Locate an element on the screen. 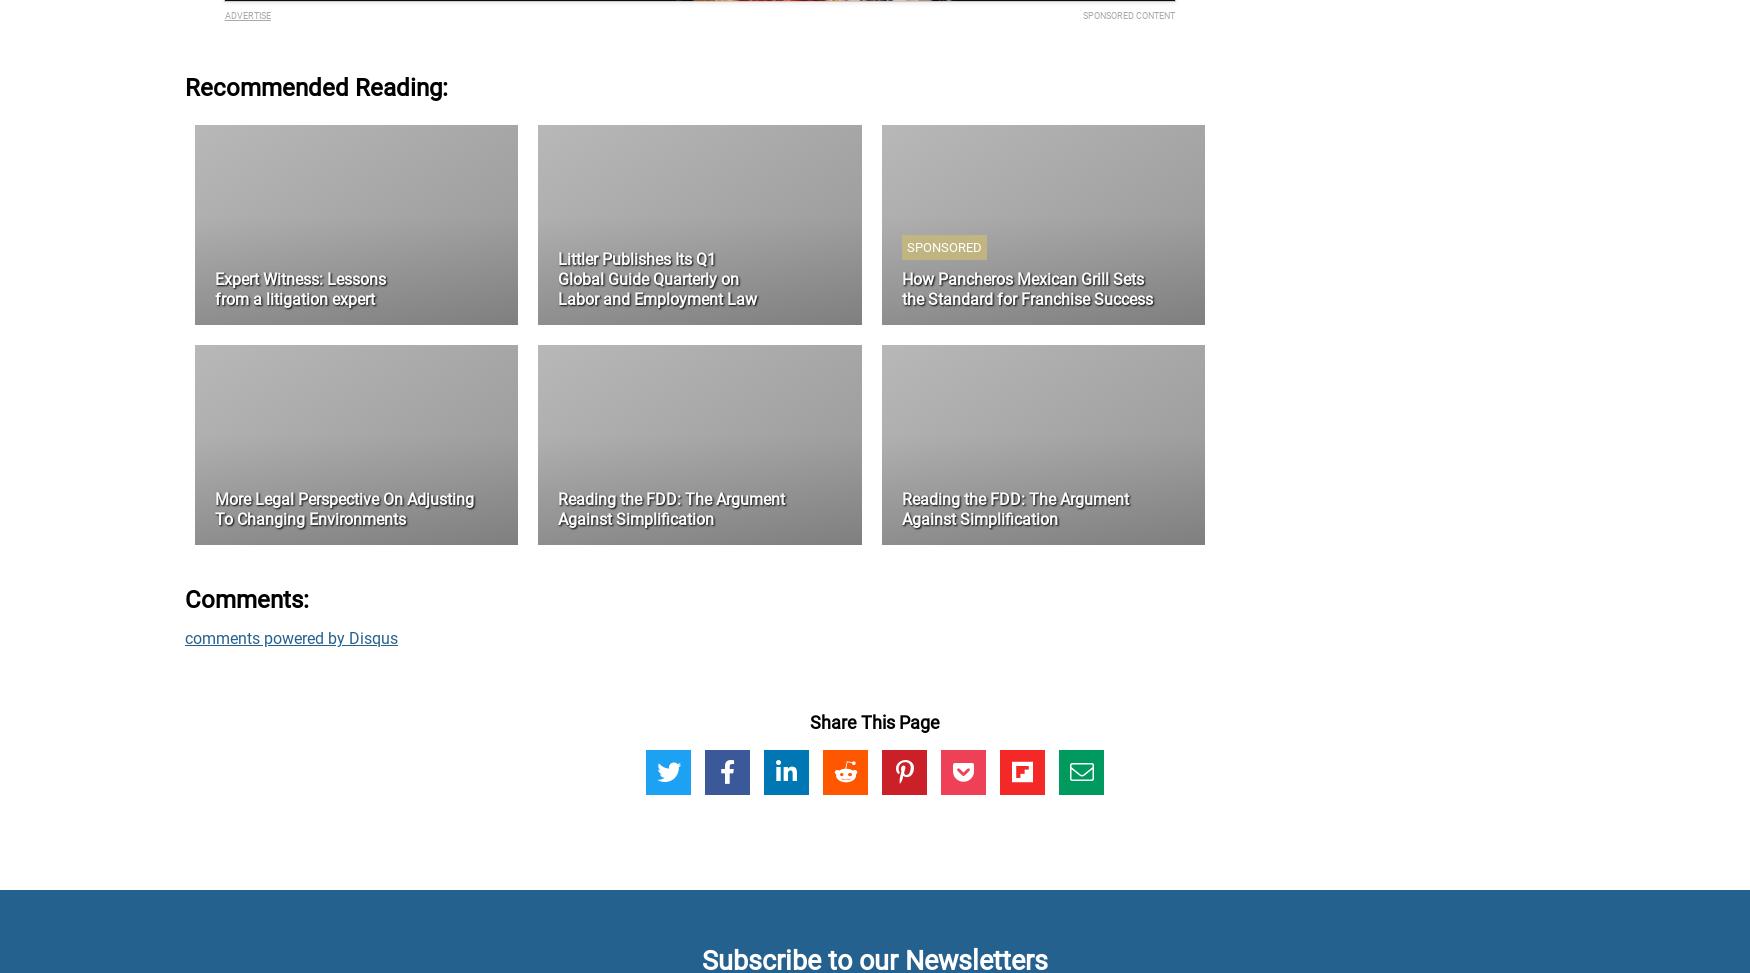  'Comments:' is located at coordinates (246, 599).